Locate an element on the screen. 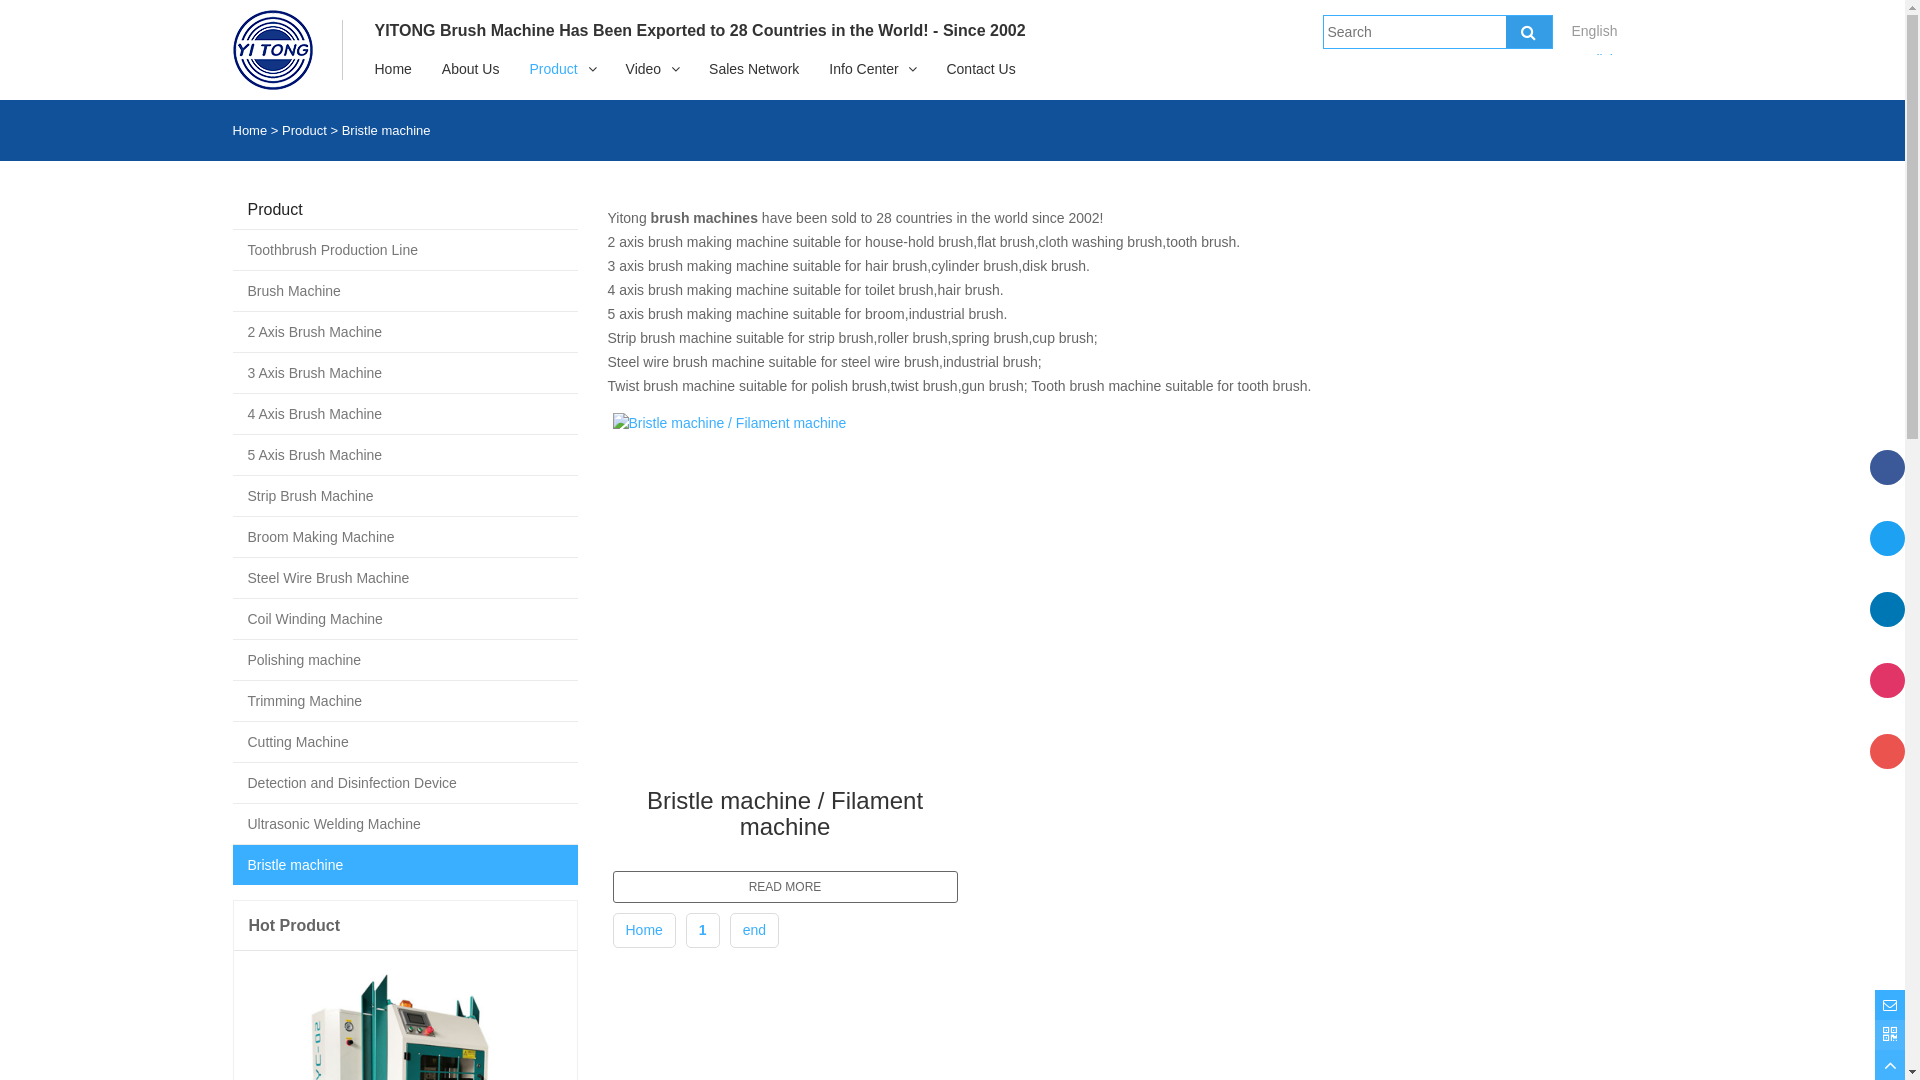 The height and width of the screenshot is (1080, 1920). 'Bristle machine / Filament machine' is located at coordinates (610, 808).